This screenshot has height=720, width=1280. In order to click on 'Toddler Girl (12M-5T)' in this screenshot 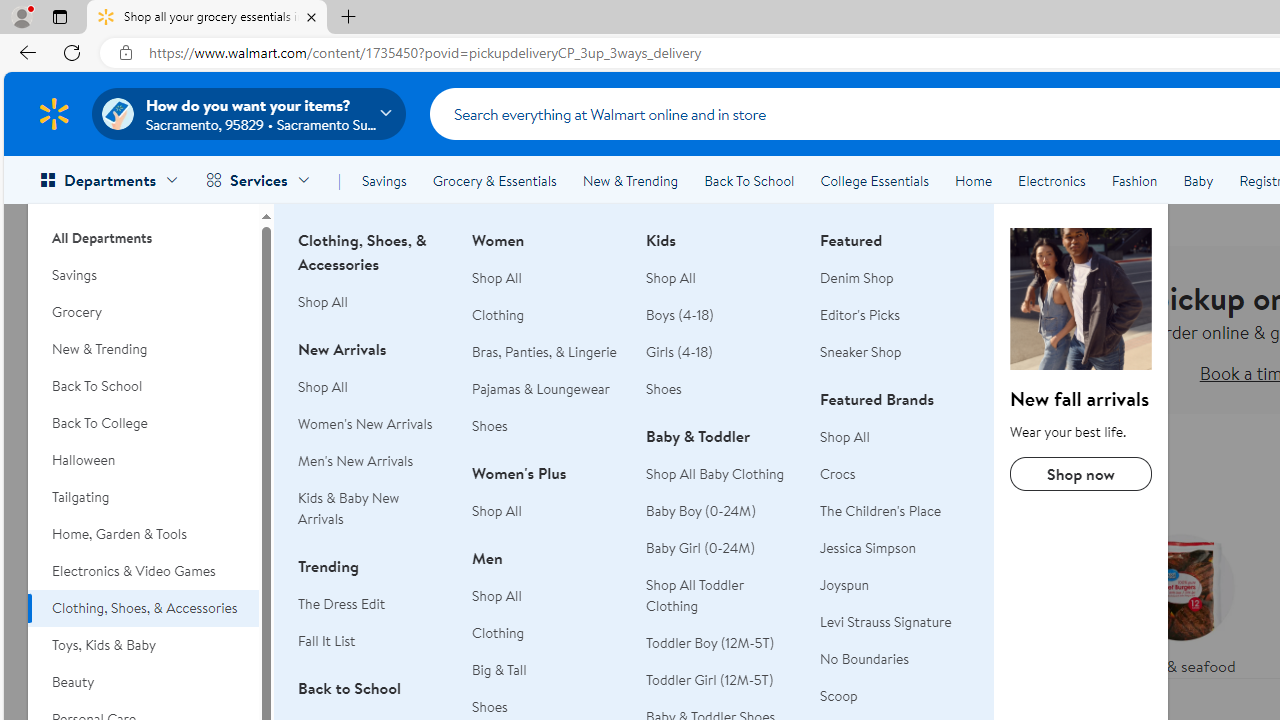, I will do `click(710, 679)`.